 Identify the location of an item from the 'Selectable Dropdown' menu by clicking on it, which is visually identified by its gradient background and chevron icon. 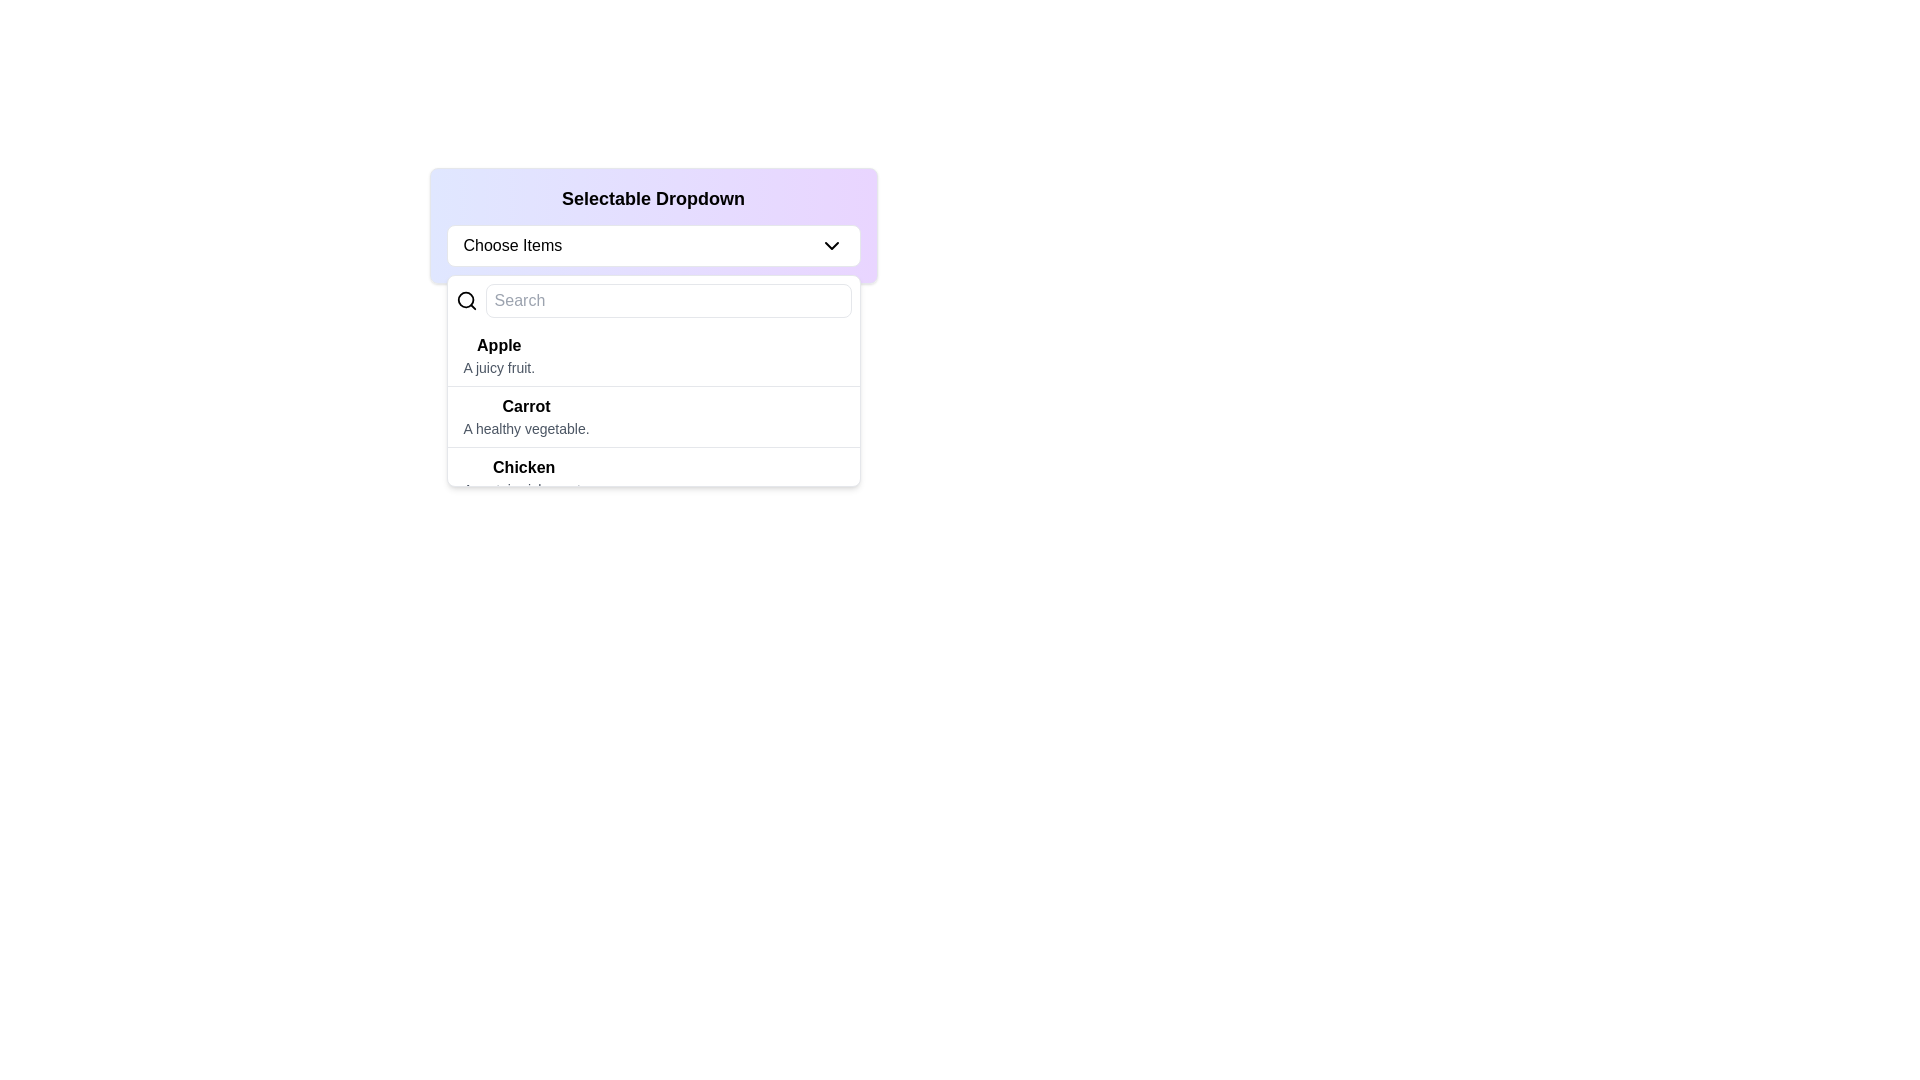
(653, 225).